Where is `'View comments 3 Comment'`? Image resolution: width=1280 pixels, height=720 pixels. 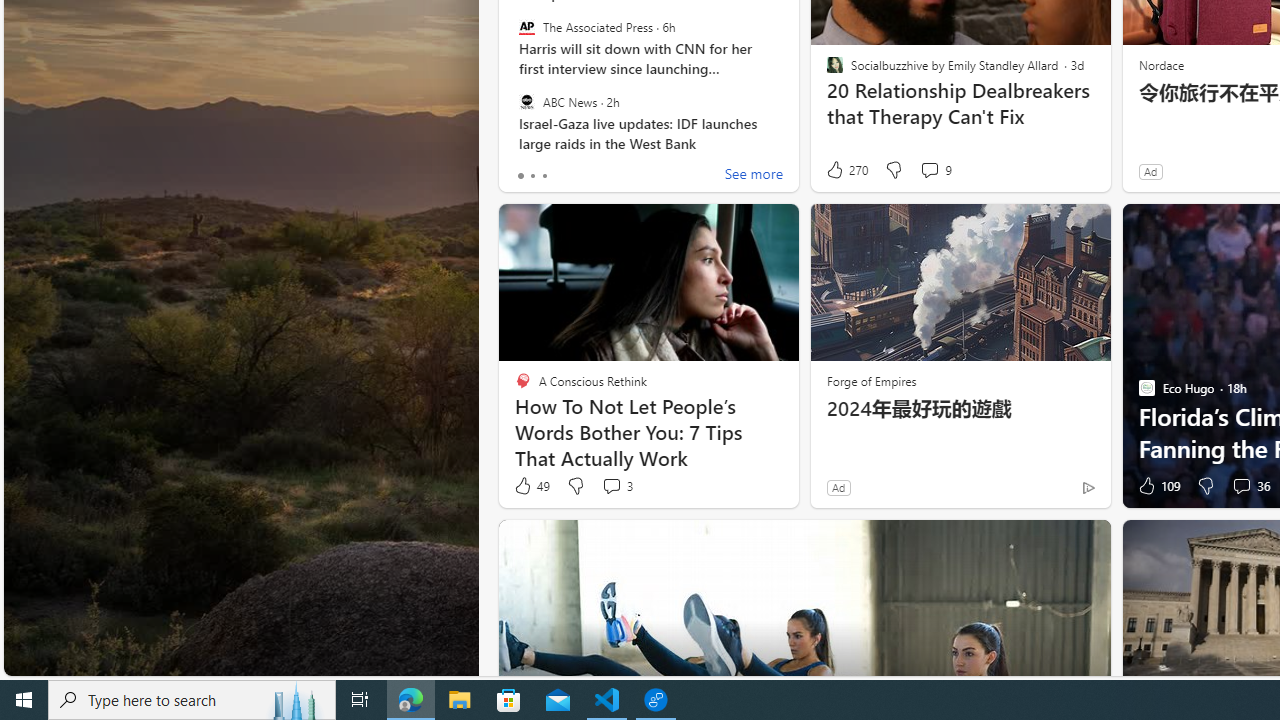
'View comments 3 Comment' is located at coordinates (610, 486).